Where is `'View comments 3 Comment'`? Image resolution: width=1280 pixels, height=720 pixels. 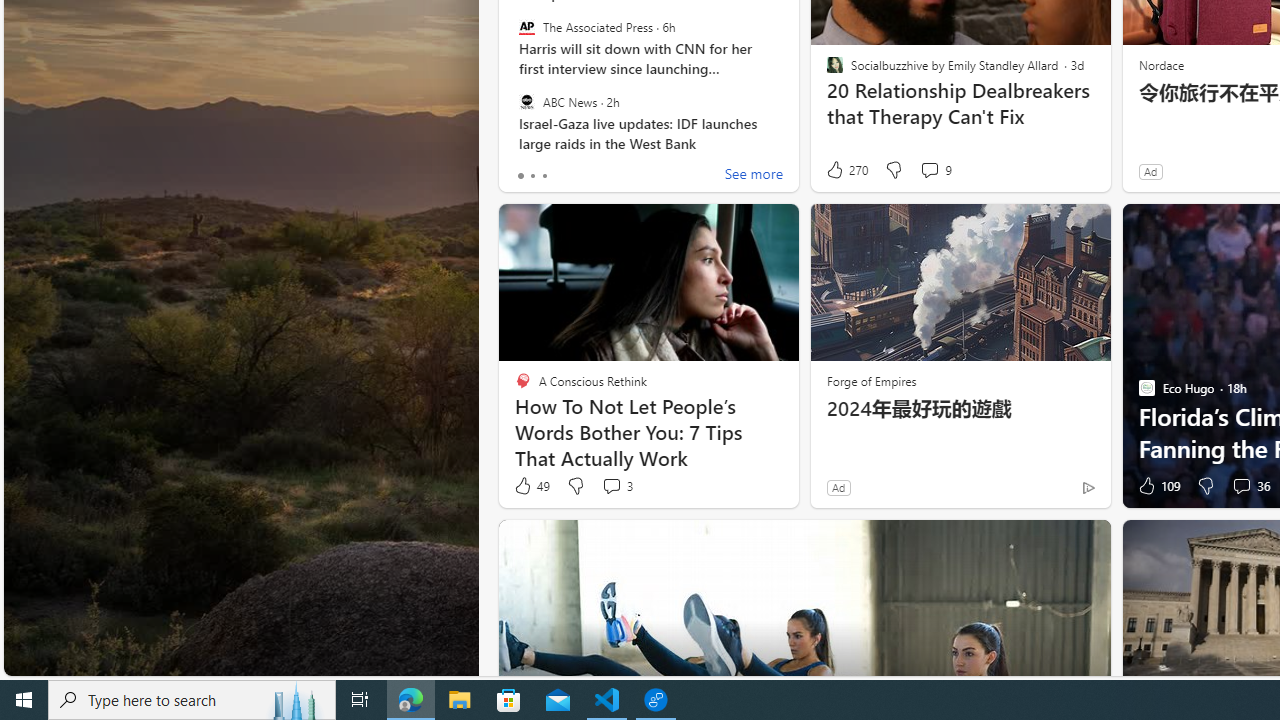
'View comments 3 Comment' is located at coordinates (610, 486).